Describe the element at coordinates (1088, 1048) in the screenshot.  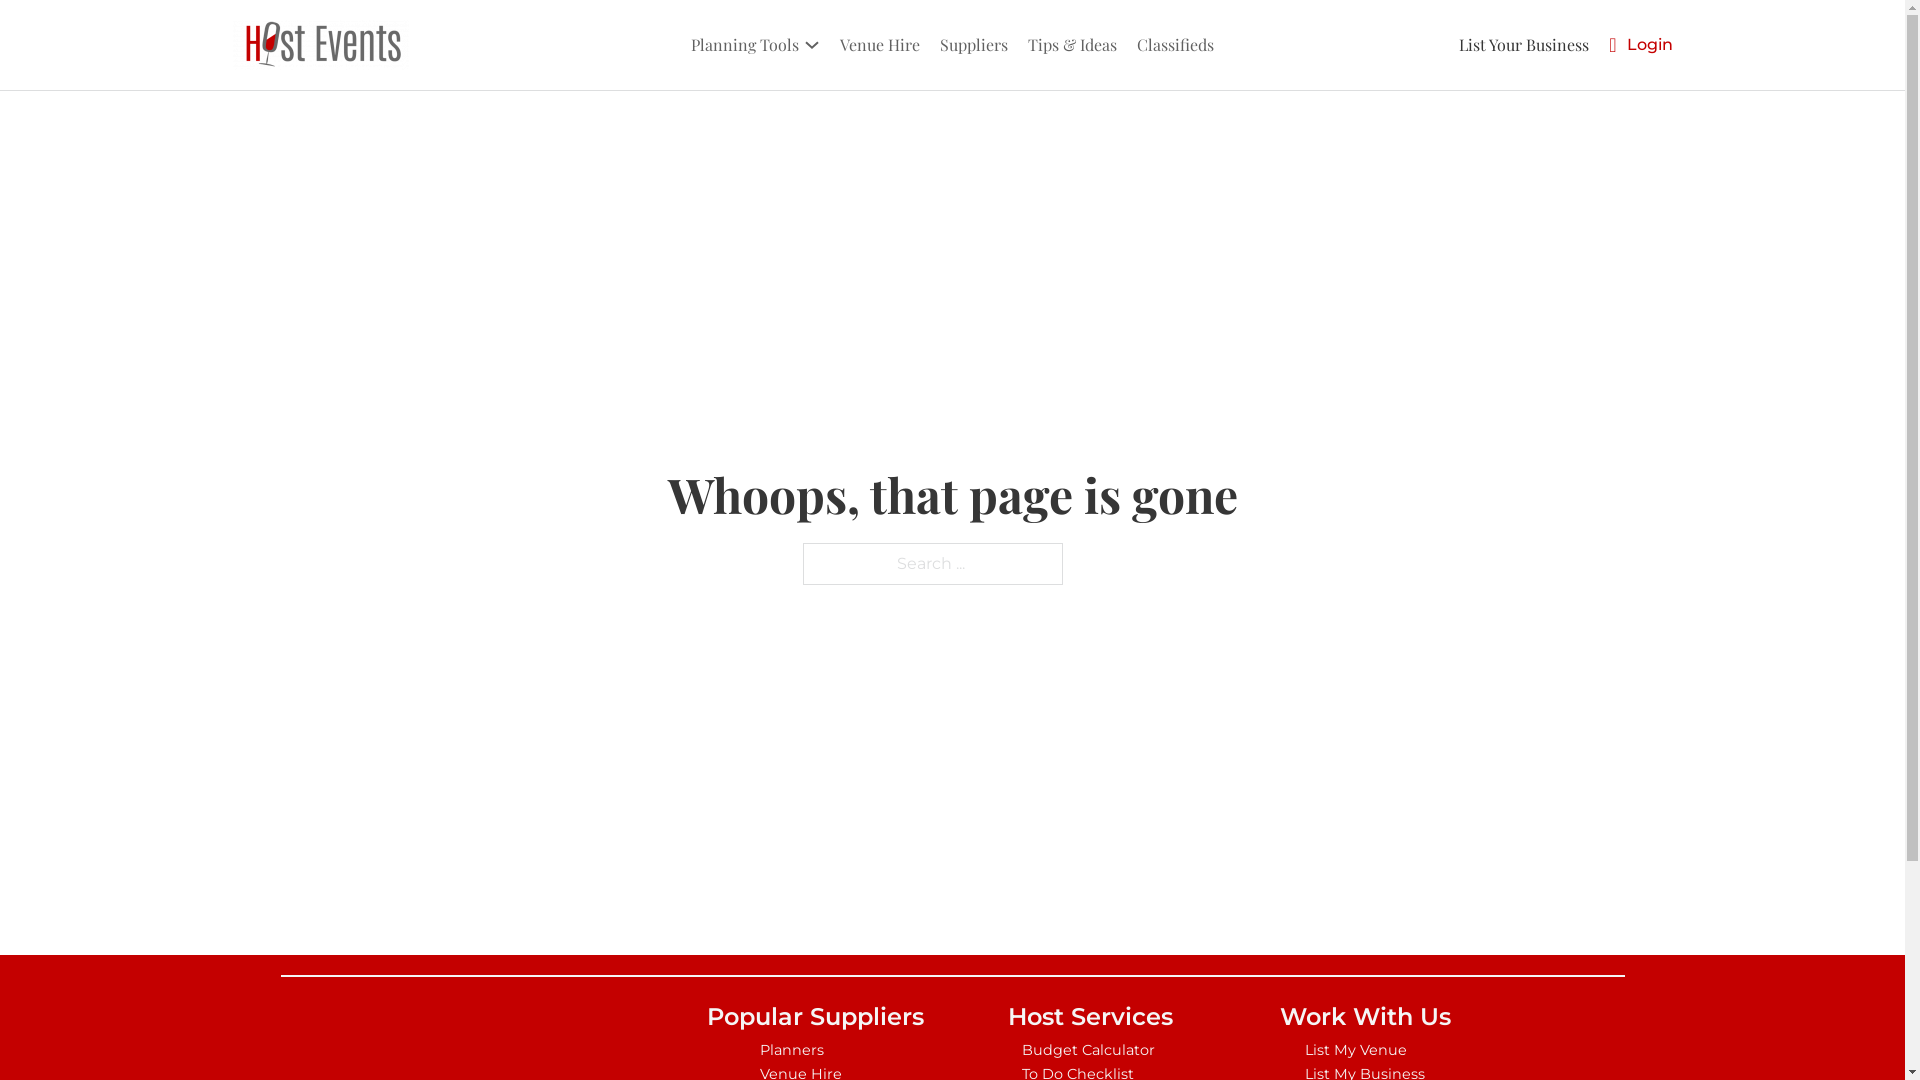
I see `'Budget Calculator'` at that location.